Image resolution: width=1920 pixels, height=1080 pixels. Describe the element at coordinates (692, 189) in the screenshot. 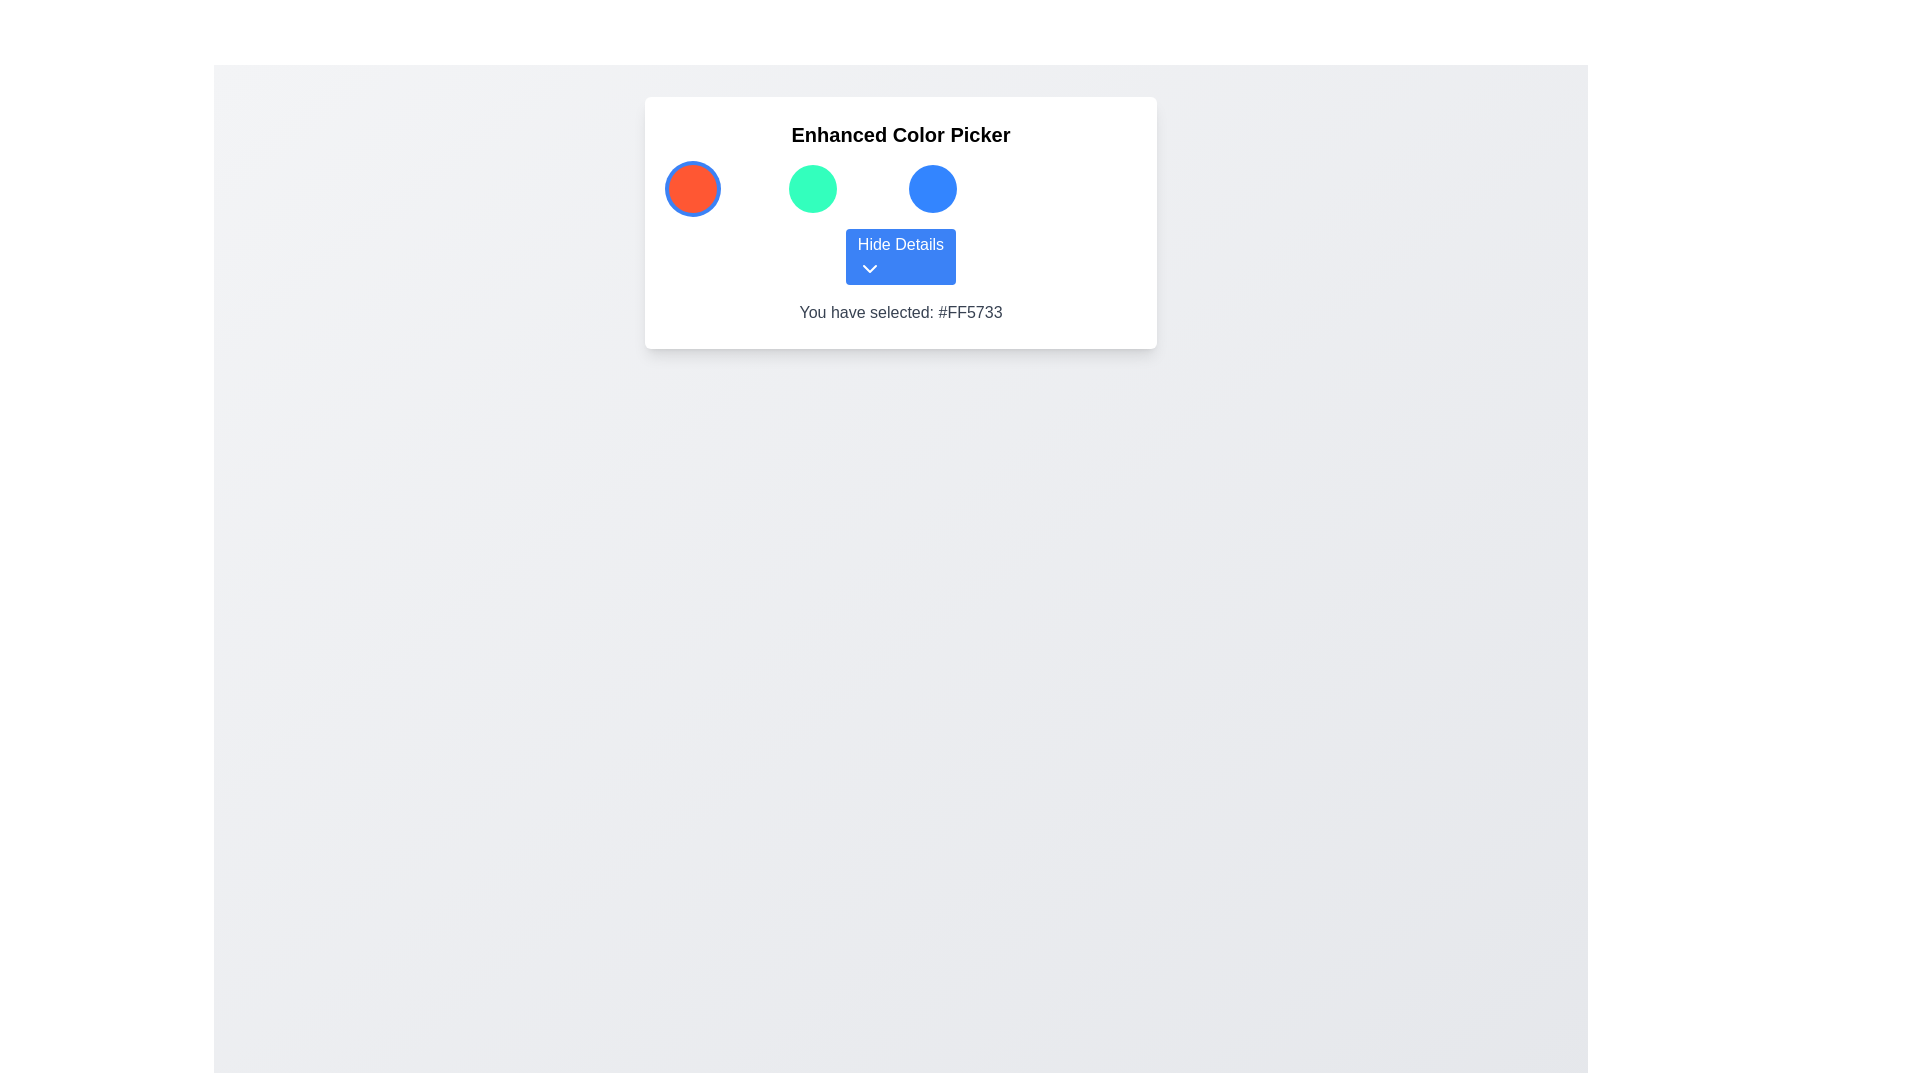

I see `the first color selection button located` at that location.